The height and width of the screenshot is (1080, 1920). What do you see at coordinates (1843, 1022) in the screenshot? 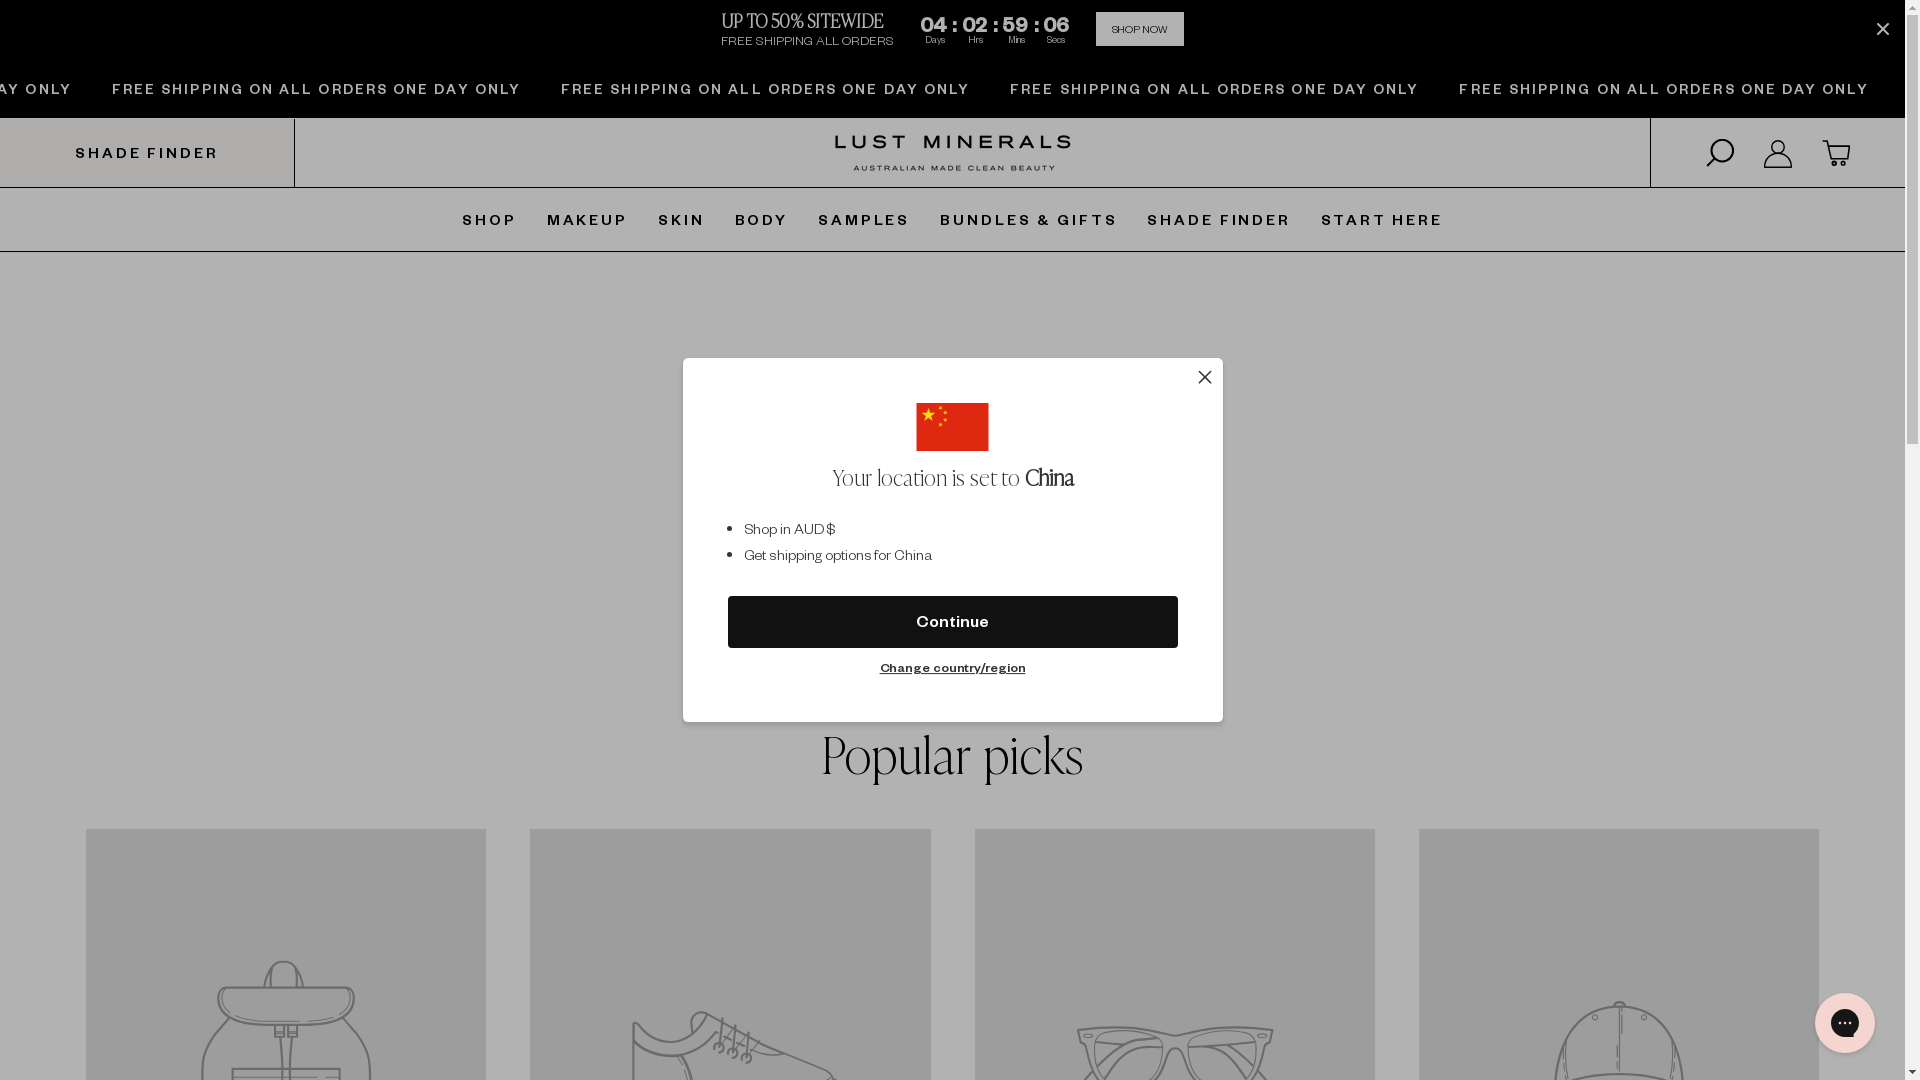
I see `'Gorgias live chat messenger'` at bounding box center [1843, 1022].